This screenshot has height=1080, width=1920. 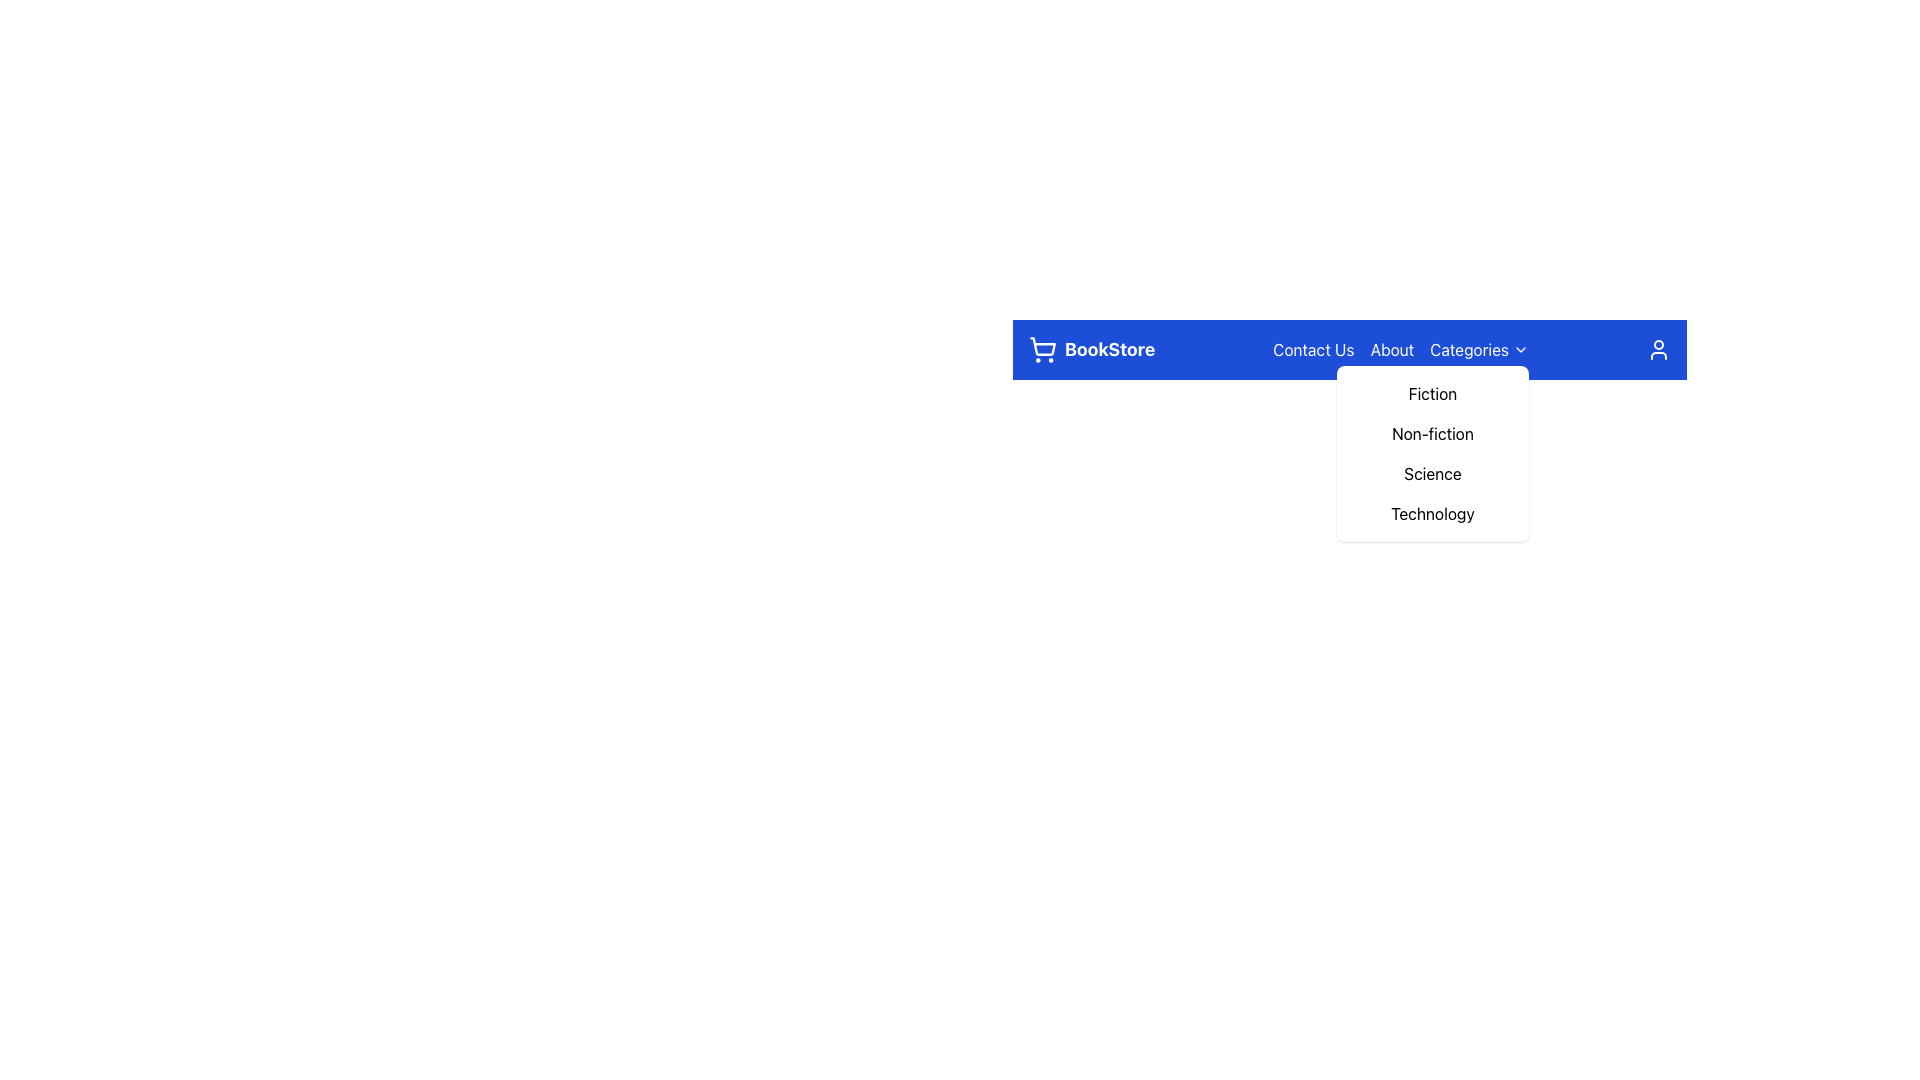 What do you see at coordinates (1659, 349) in the screenshot?
I see `the user profile button located at the far right of the horizontal navigation bar, next to the 'Categories' menu item` at bounding box center [1659, 349].